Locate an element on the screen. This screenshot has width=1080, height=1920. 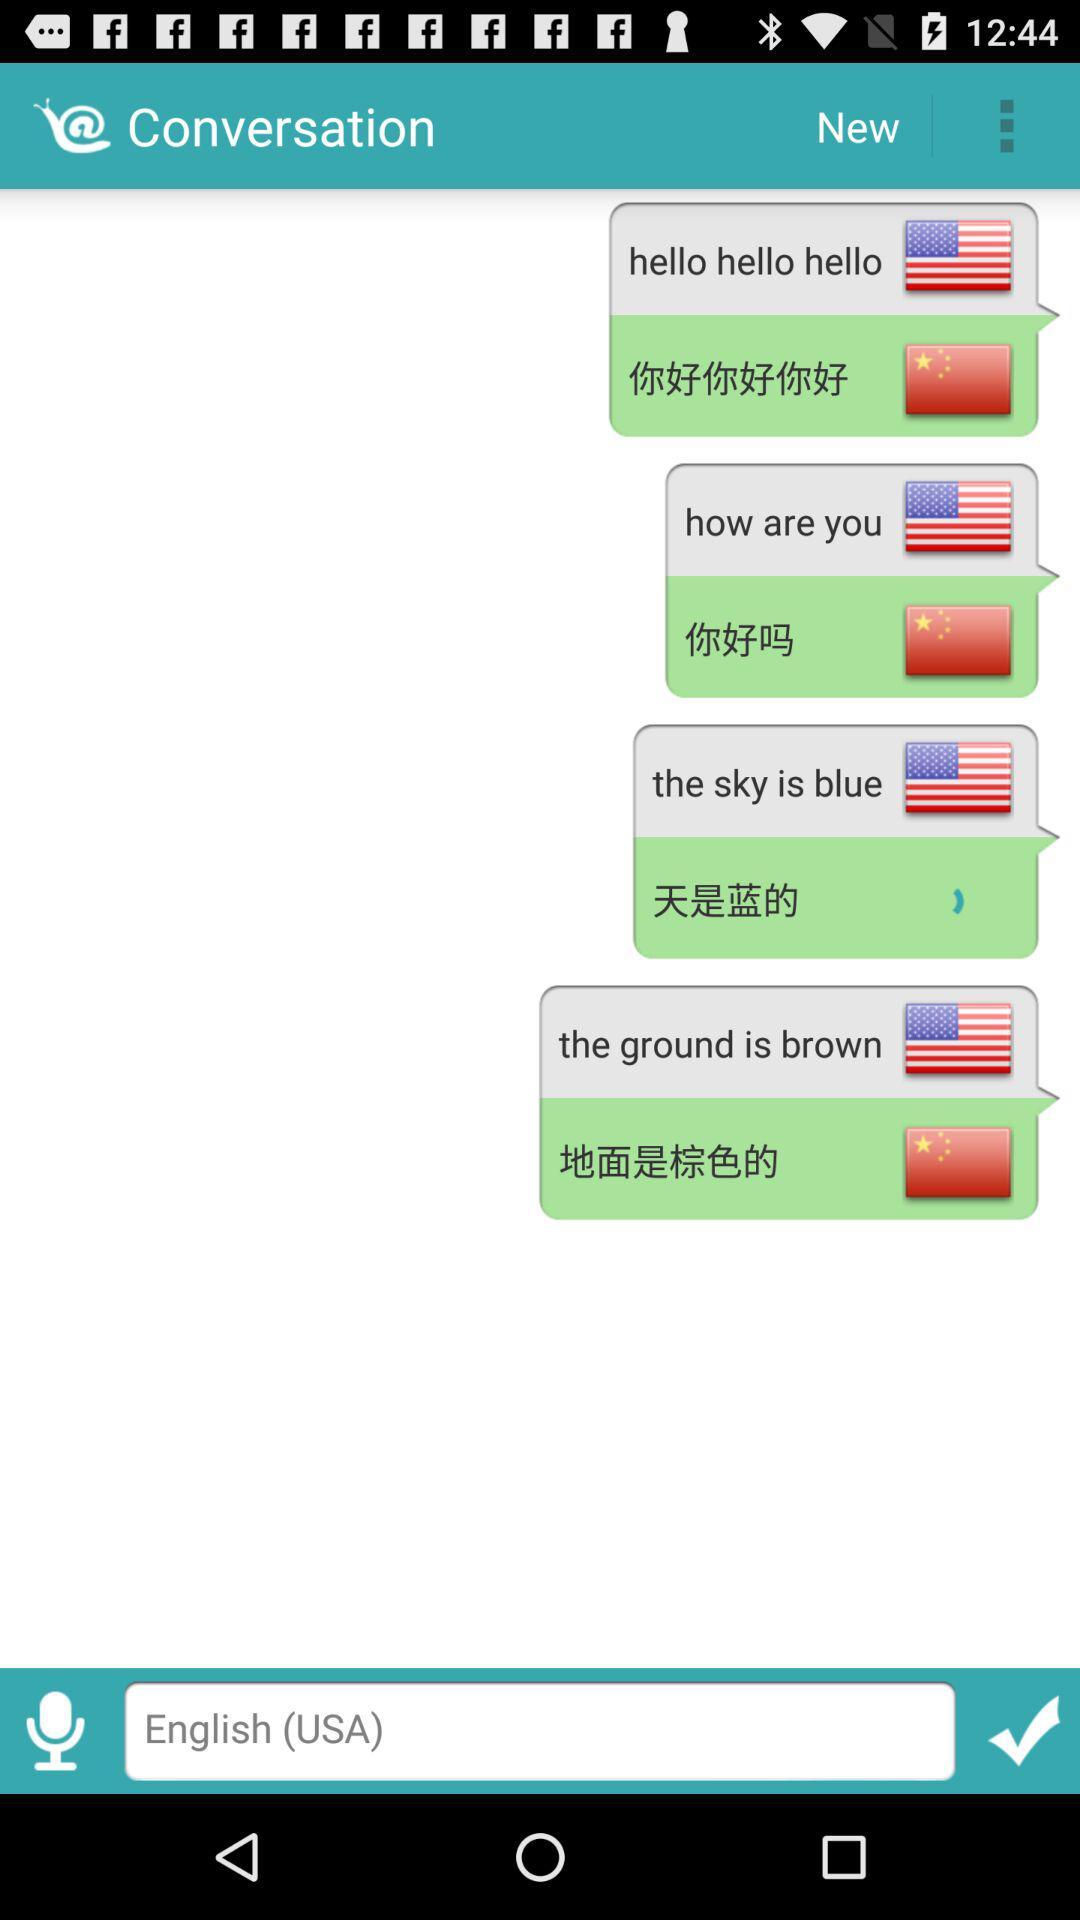
the app above the how are you is located at coordinates (834, 379).